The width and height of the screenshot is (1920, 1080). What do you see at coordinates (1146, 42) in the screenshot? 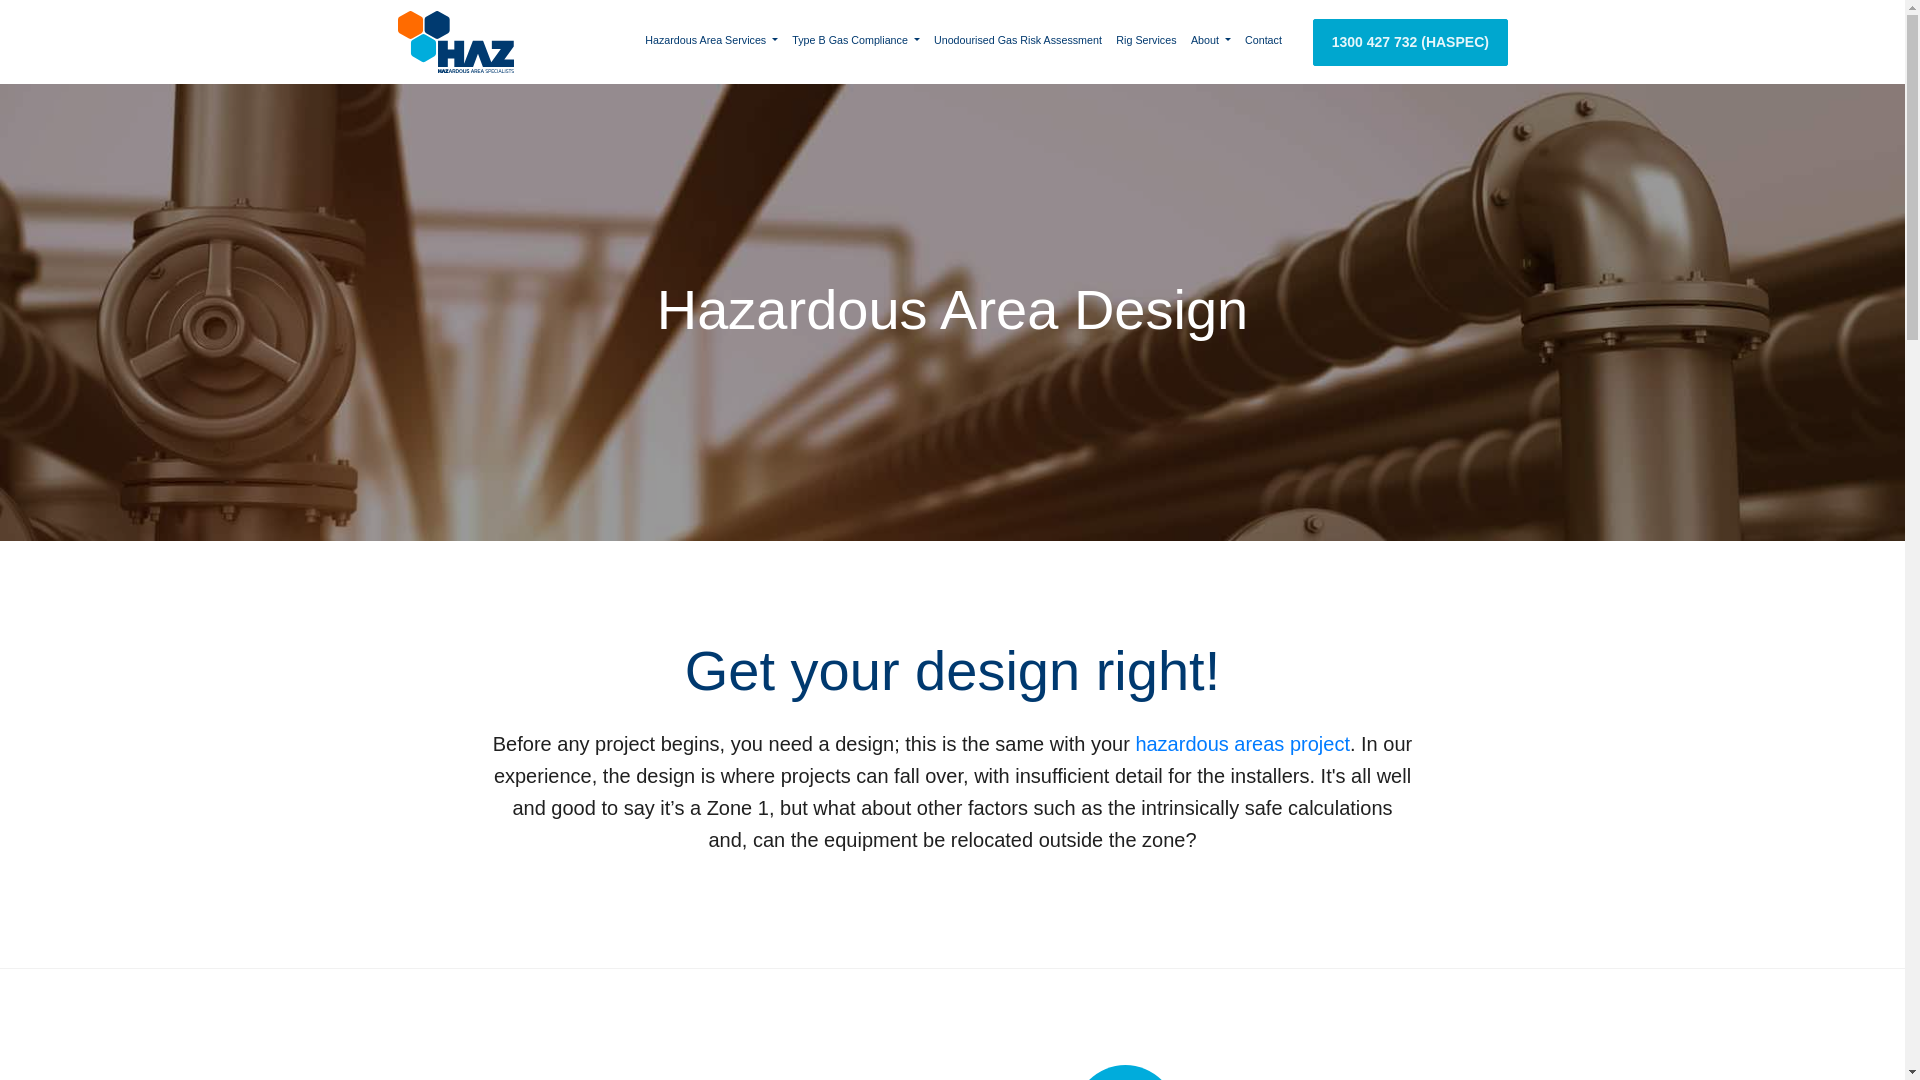
I see `'Rig Services'` at bounding box center [1146, 42].